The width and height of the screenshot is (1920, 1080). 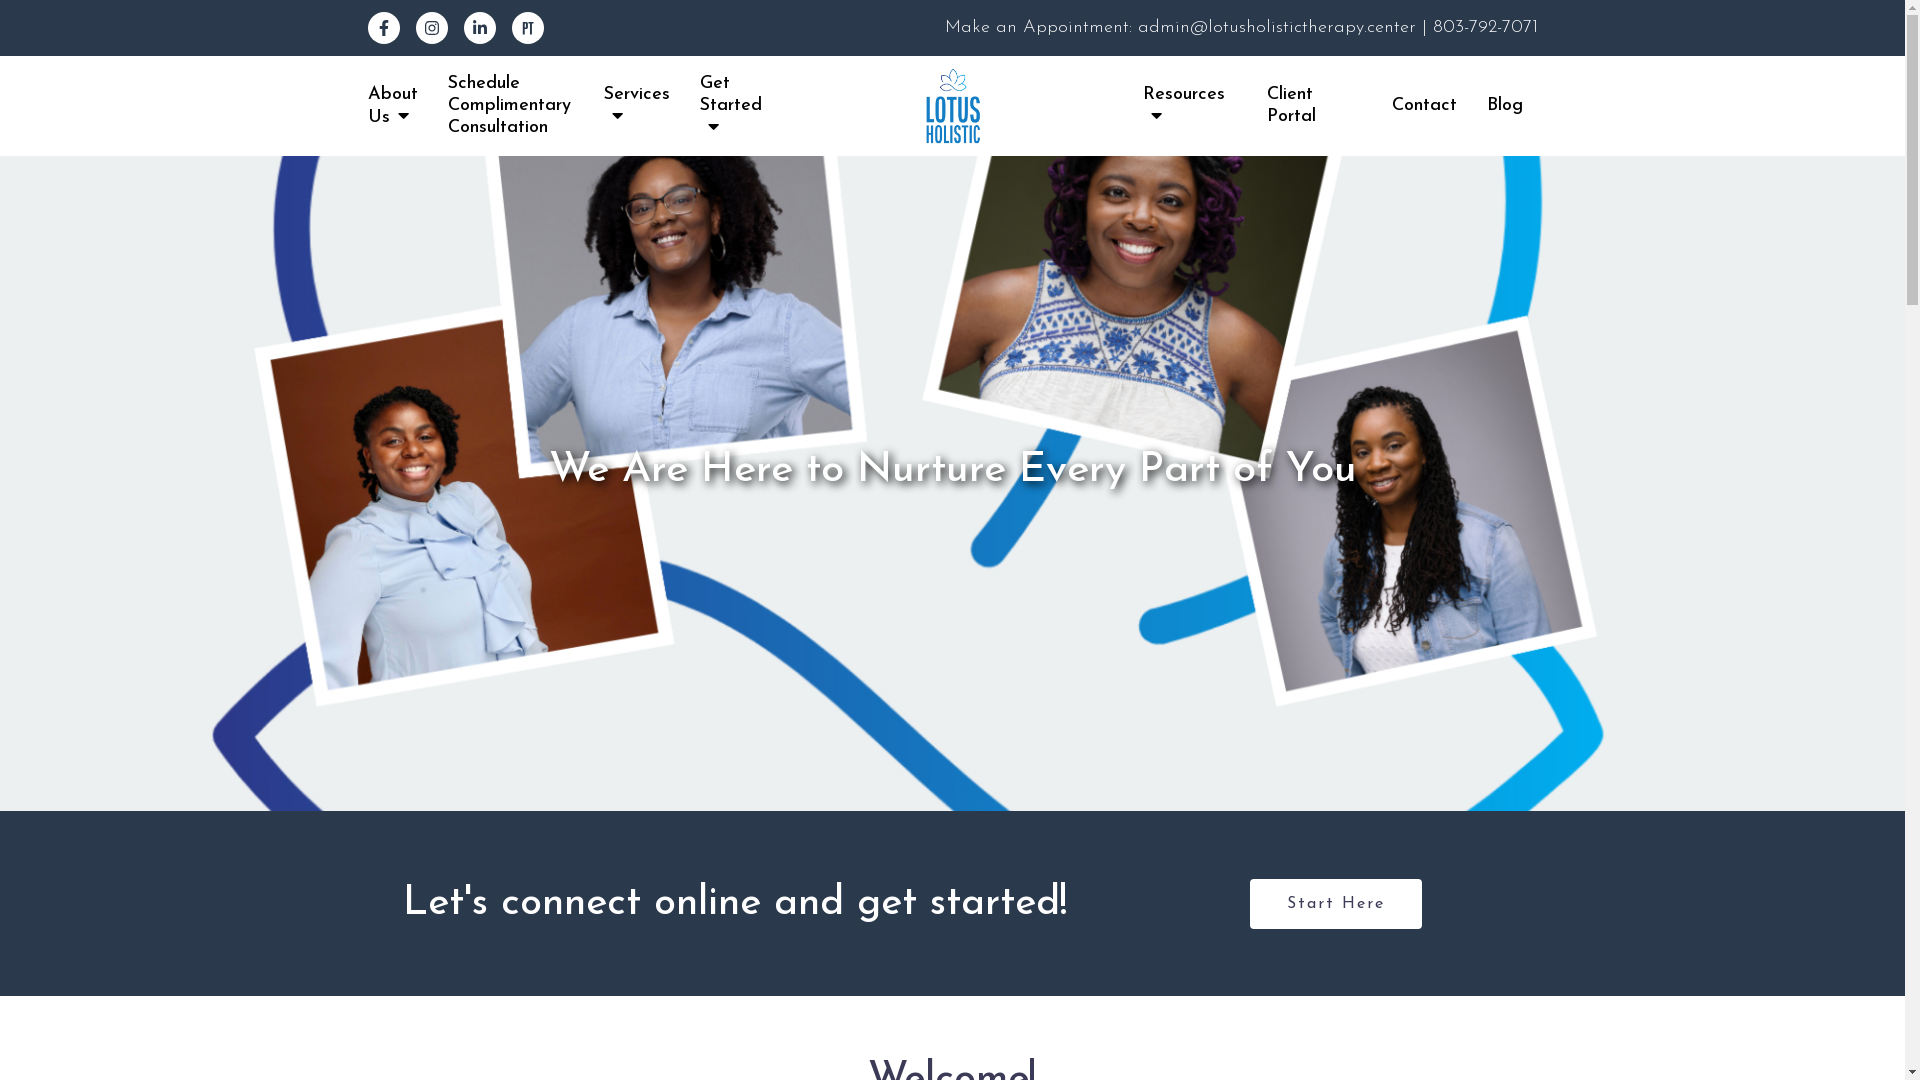 What do you see at coordinates (700, 105) in the screenshot?
I see `'Get Started'` at bounding box center [700, 105].